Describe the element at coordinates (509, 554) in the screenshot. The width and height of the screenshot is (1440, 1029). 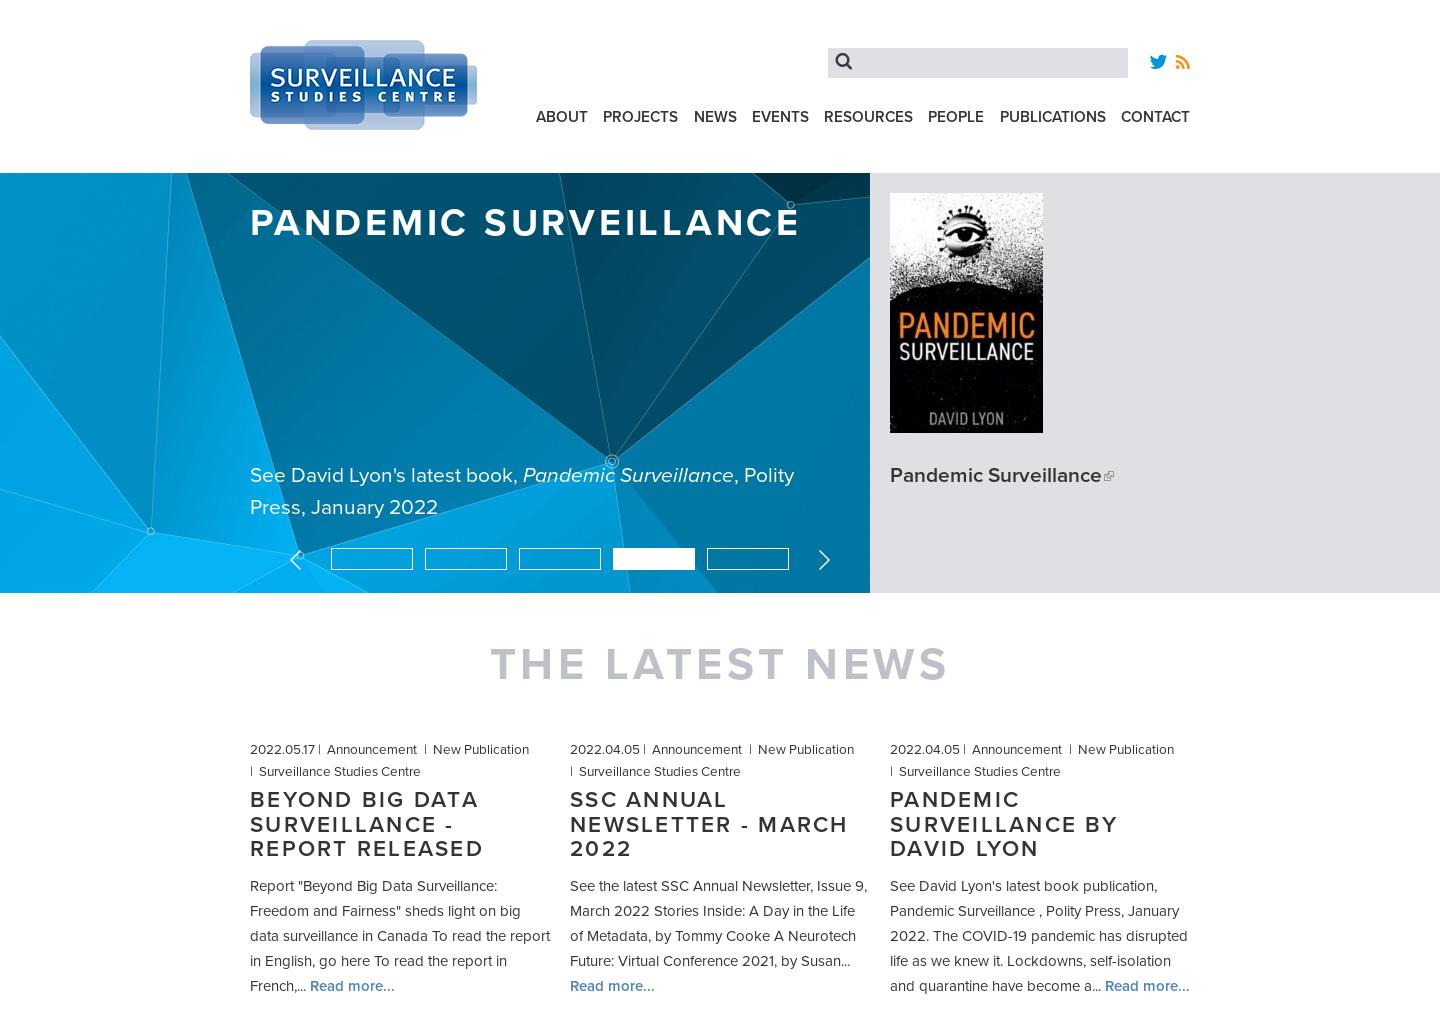
I see `'2'` at that location.